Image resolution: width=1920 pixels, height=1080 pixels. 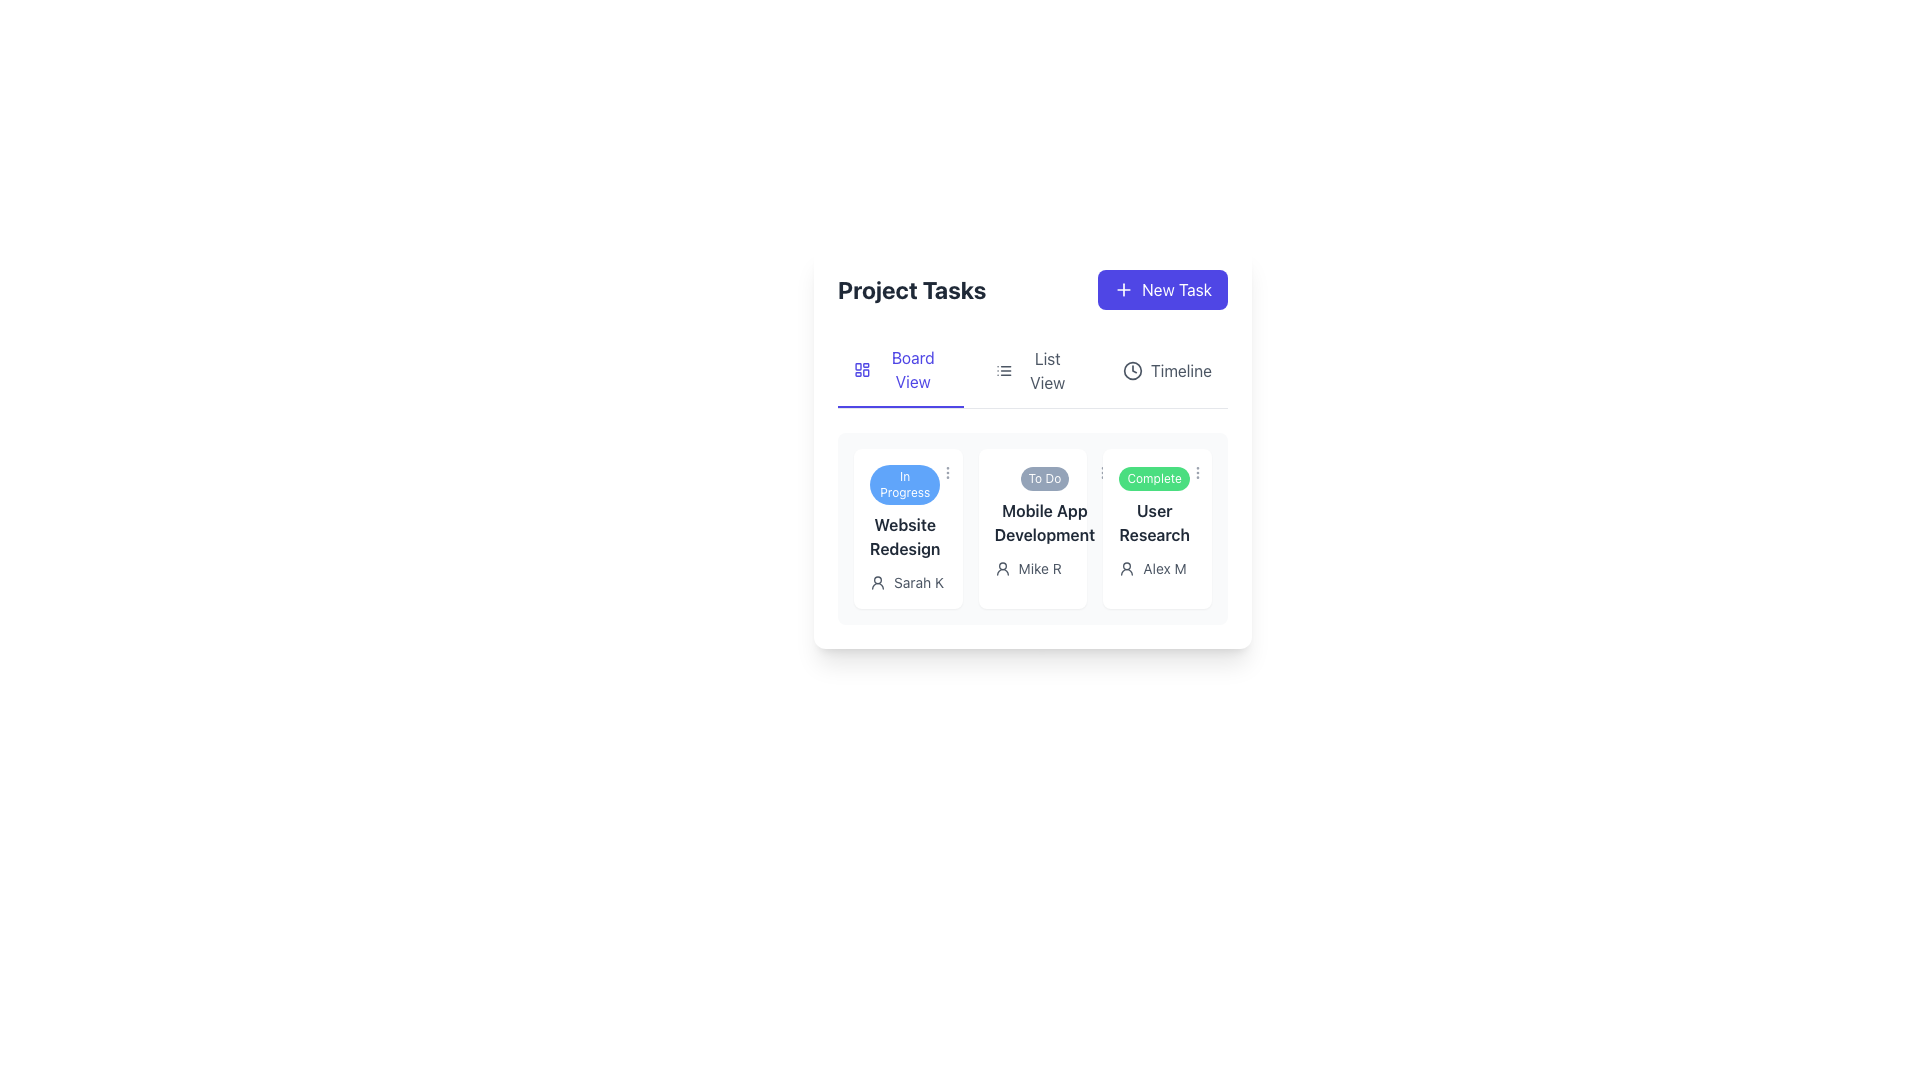 What do you see at coordinates (906, 582) in the screenshot?
I see `the text element identifying 'Sarah K' under the 'Website Redesign' section of the 'Project Tasks' panel` at bounding box center [906, 582].